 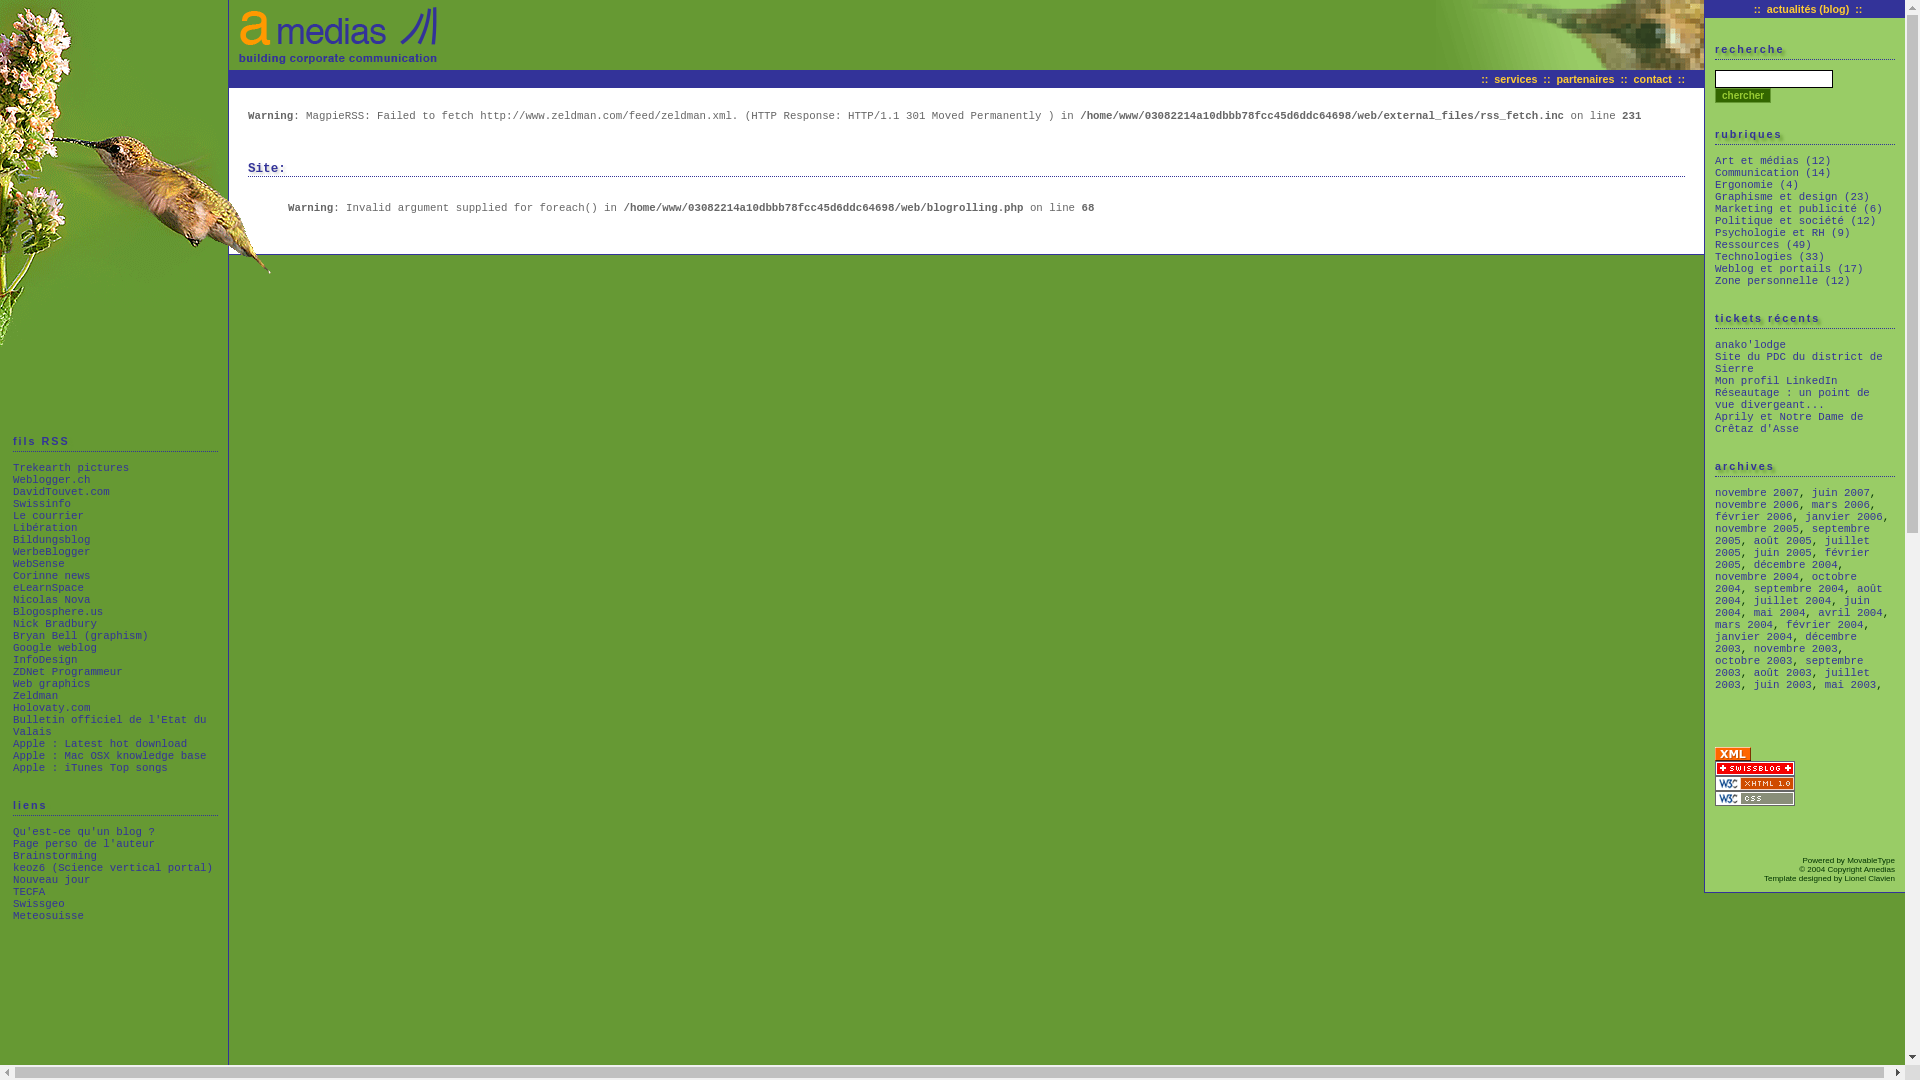 I want to click on 'avril 2004', so click(x=1849, y=612).